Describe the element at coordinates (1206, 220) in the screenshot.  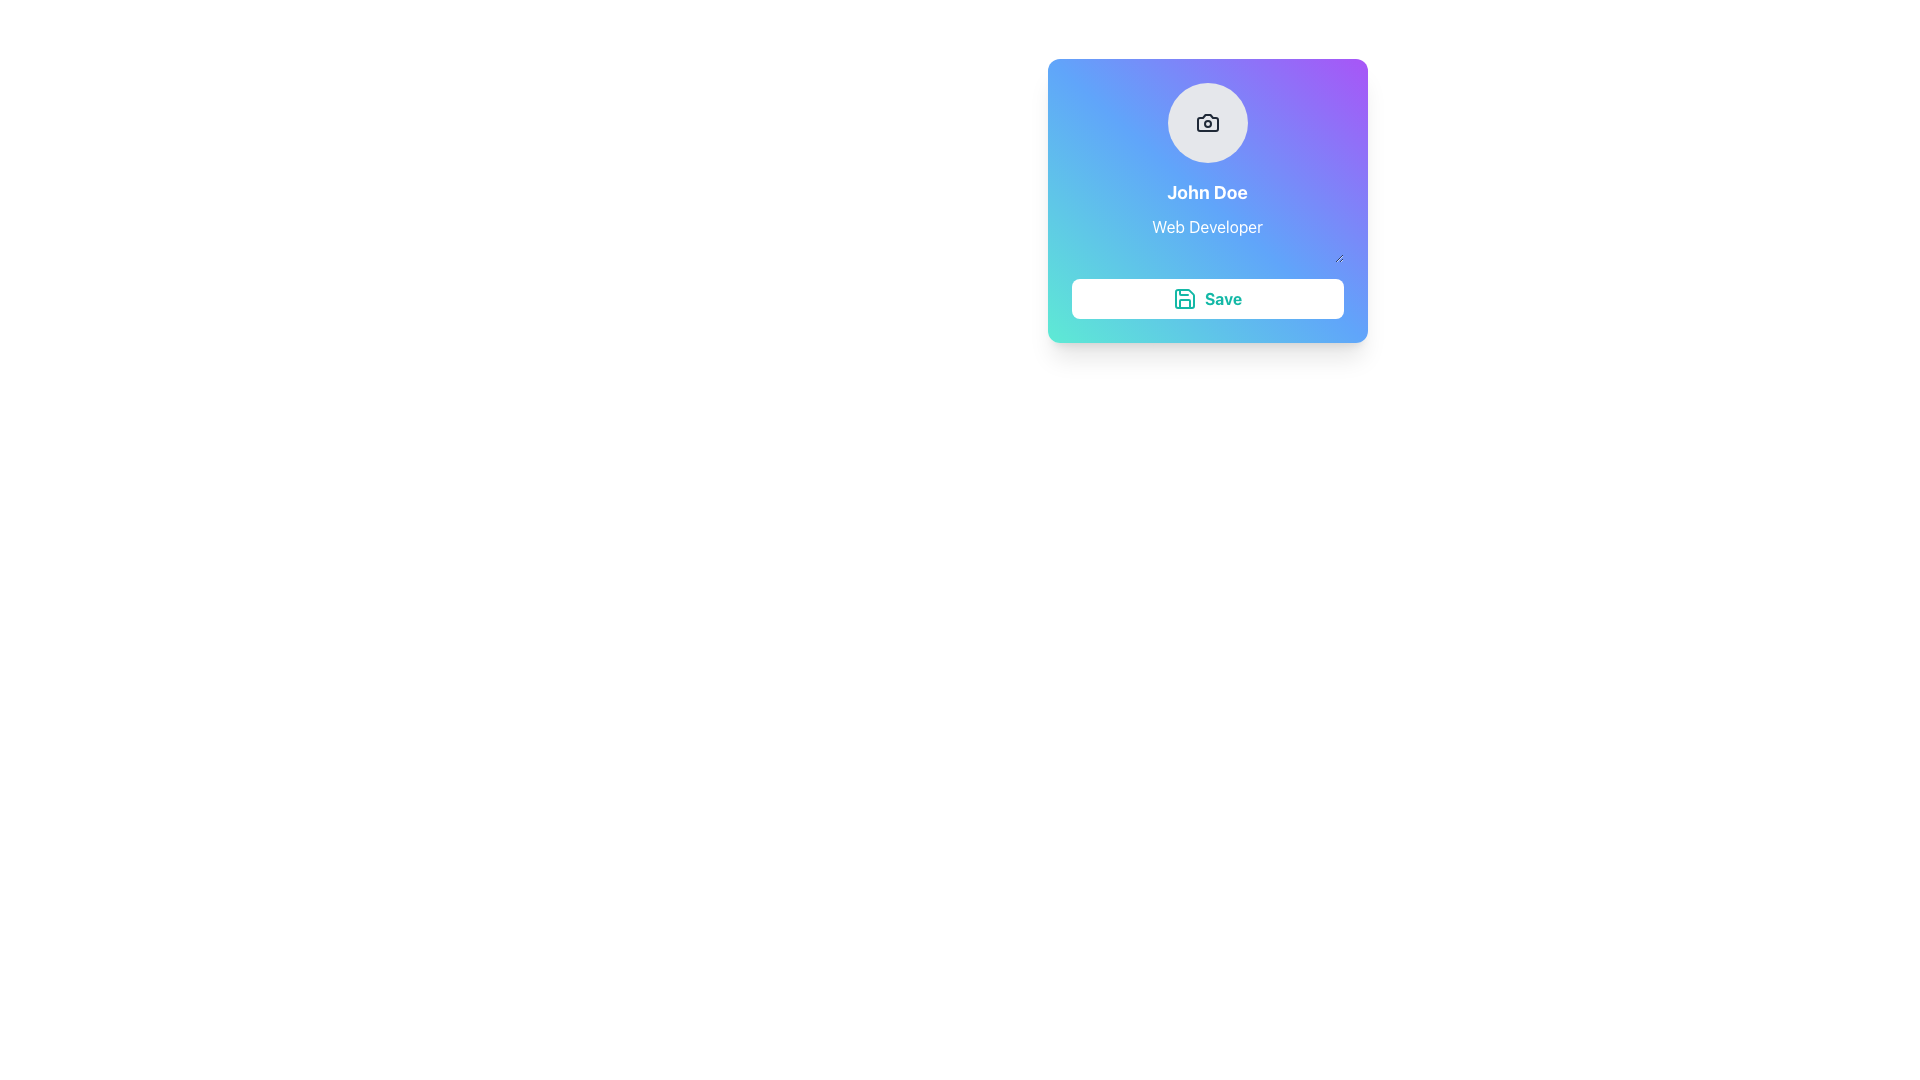
I see `the text label displaying 'Web Developer', which is centered beneath 'John Doe' and above the 'Save' button` at that location.